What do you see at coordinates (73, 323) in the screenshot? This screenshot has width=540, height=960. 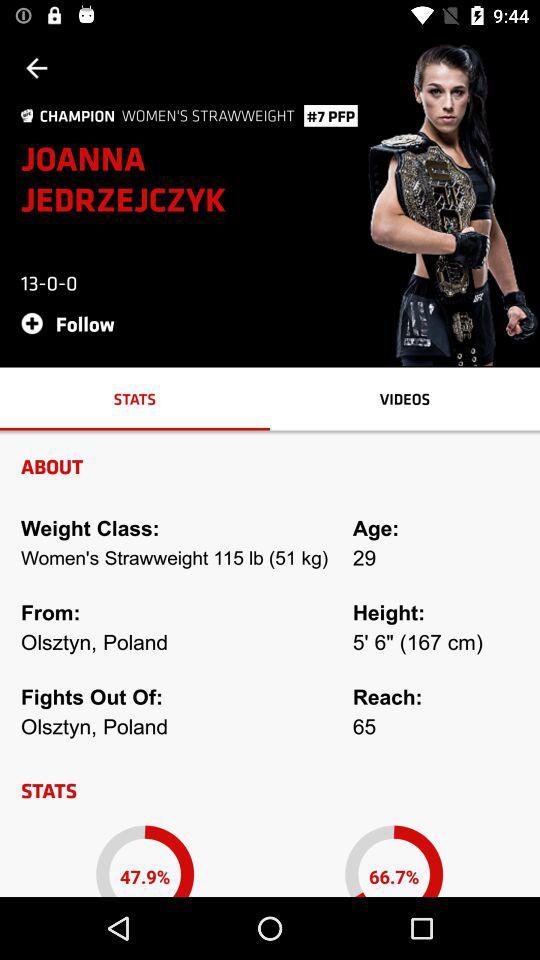 I see `follow` at bounding box center [73, 323].